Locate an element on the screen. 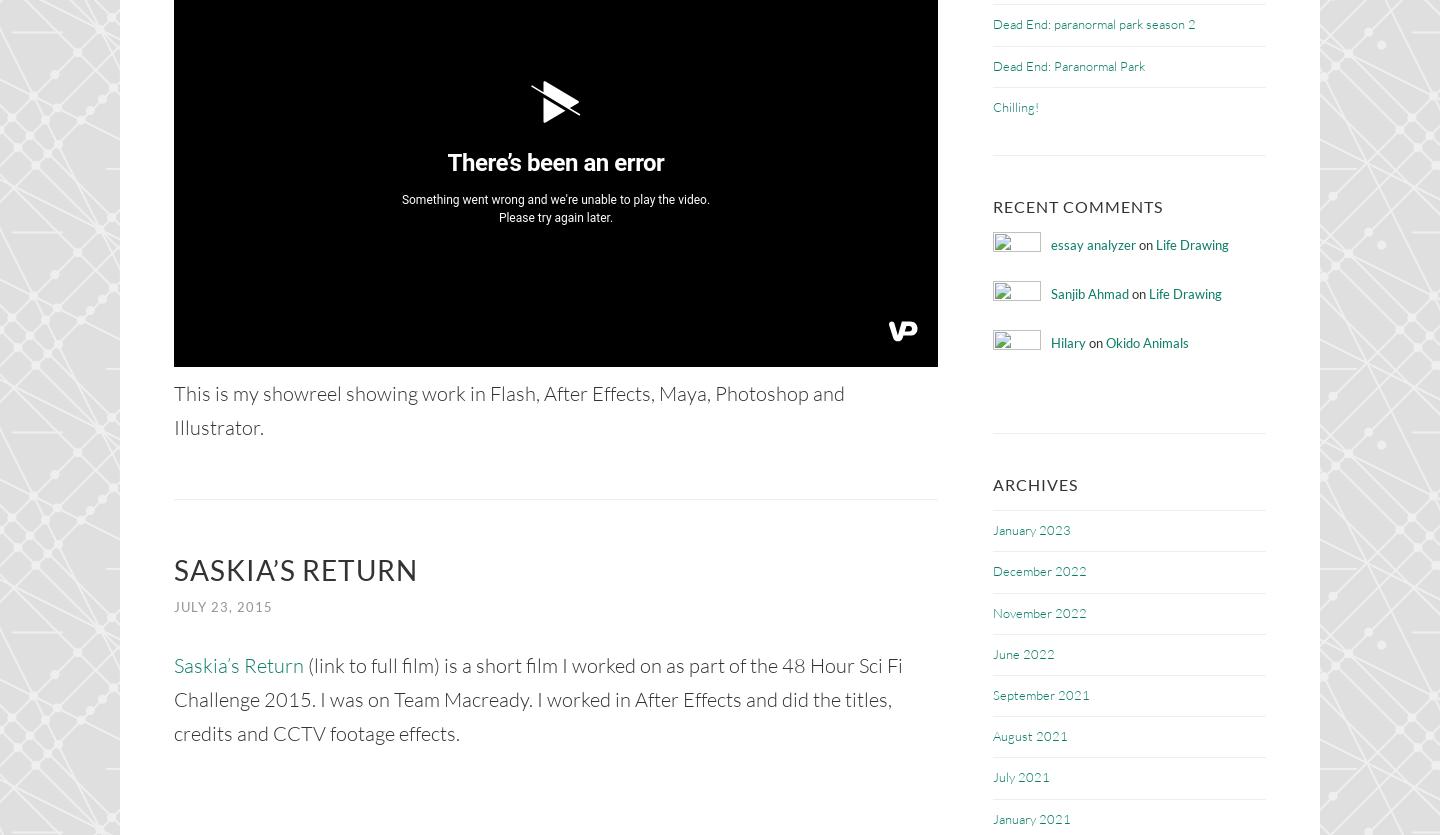 The height and width of the screenshot is (835, 1440). 'Archives' is located at coordinates (992, 483).